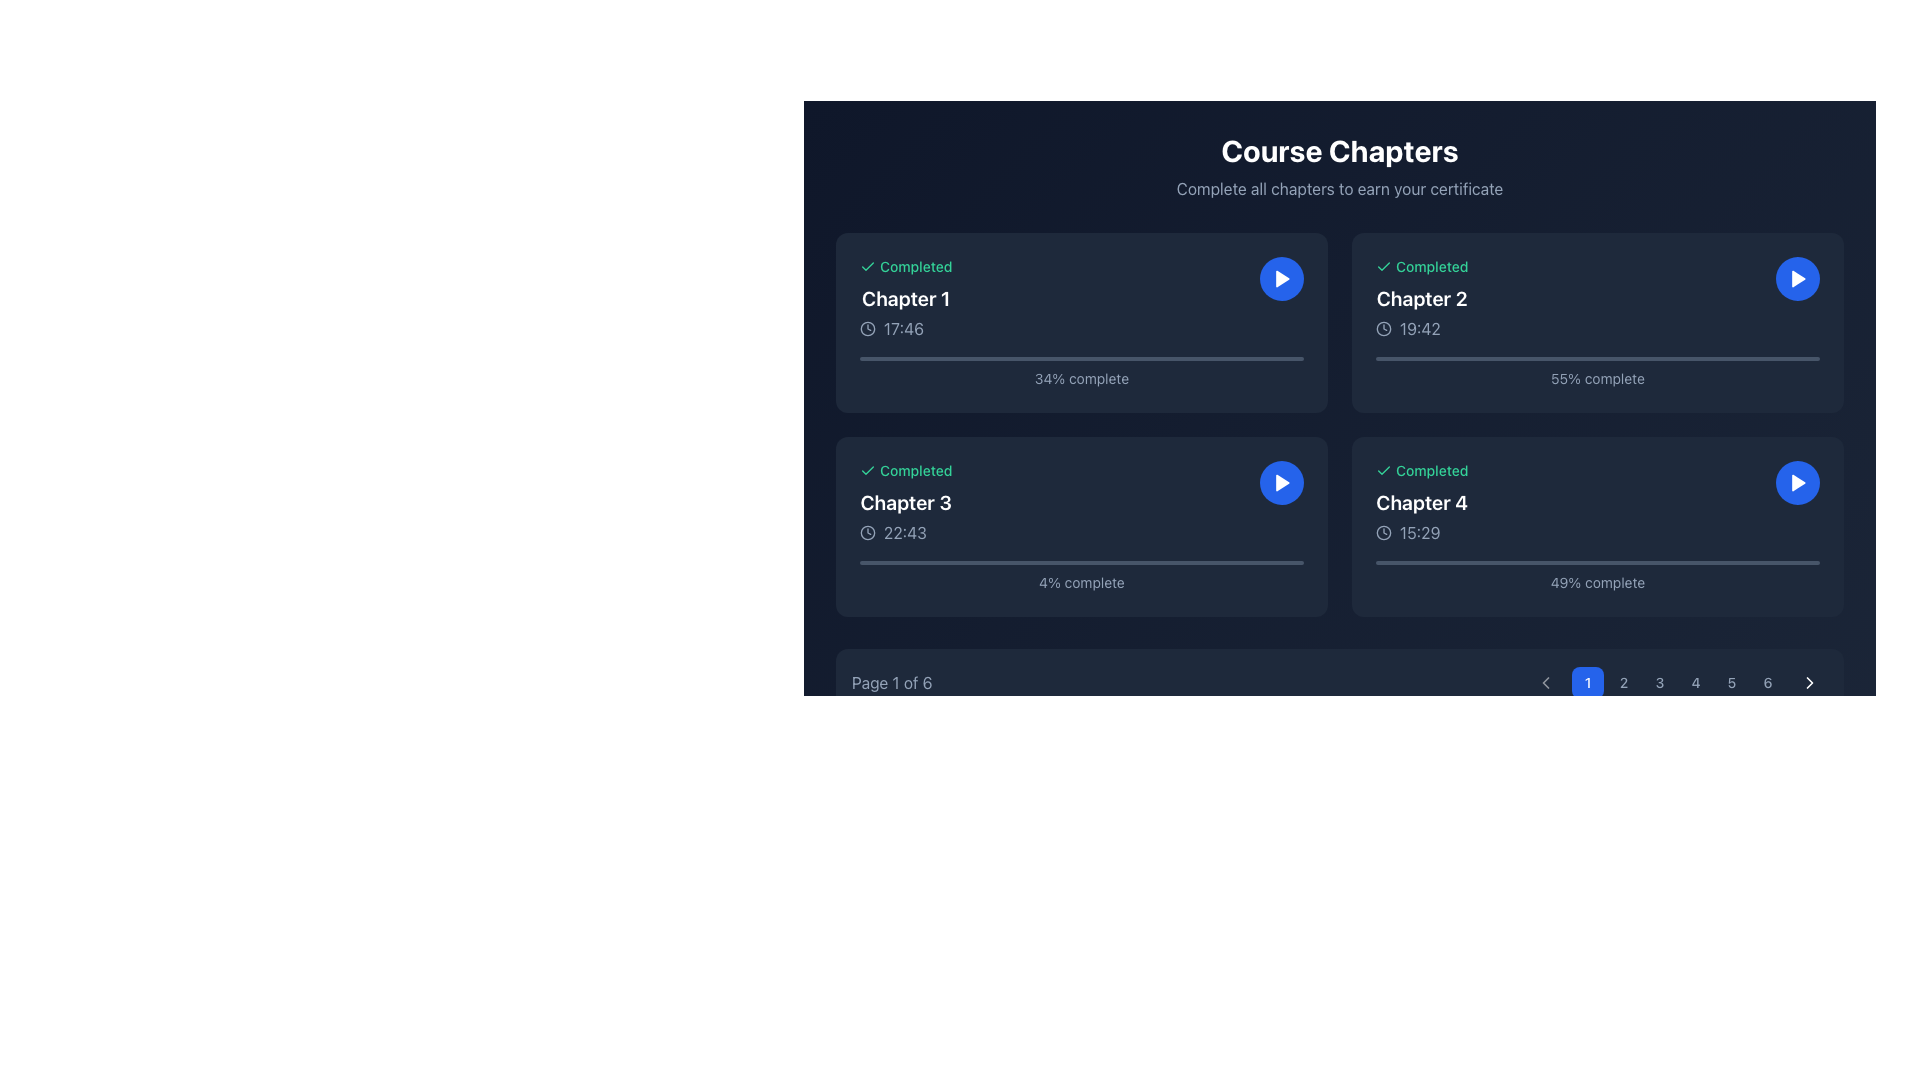  Describe the element at coordinates (1544, 681) in the screenshot. I see `the small rounded square button with a dark background and a leftward-pointing chevron icon` at that location.